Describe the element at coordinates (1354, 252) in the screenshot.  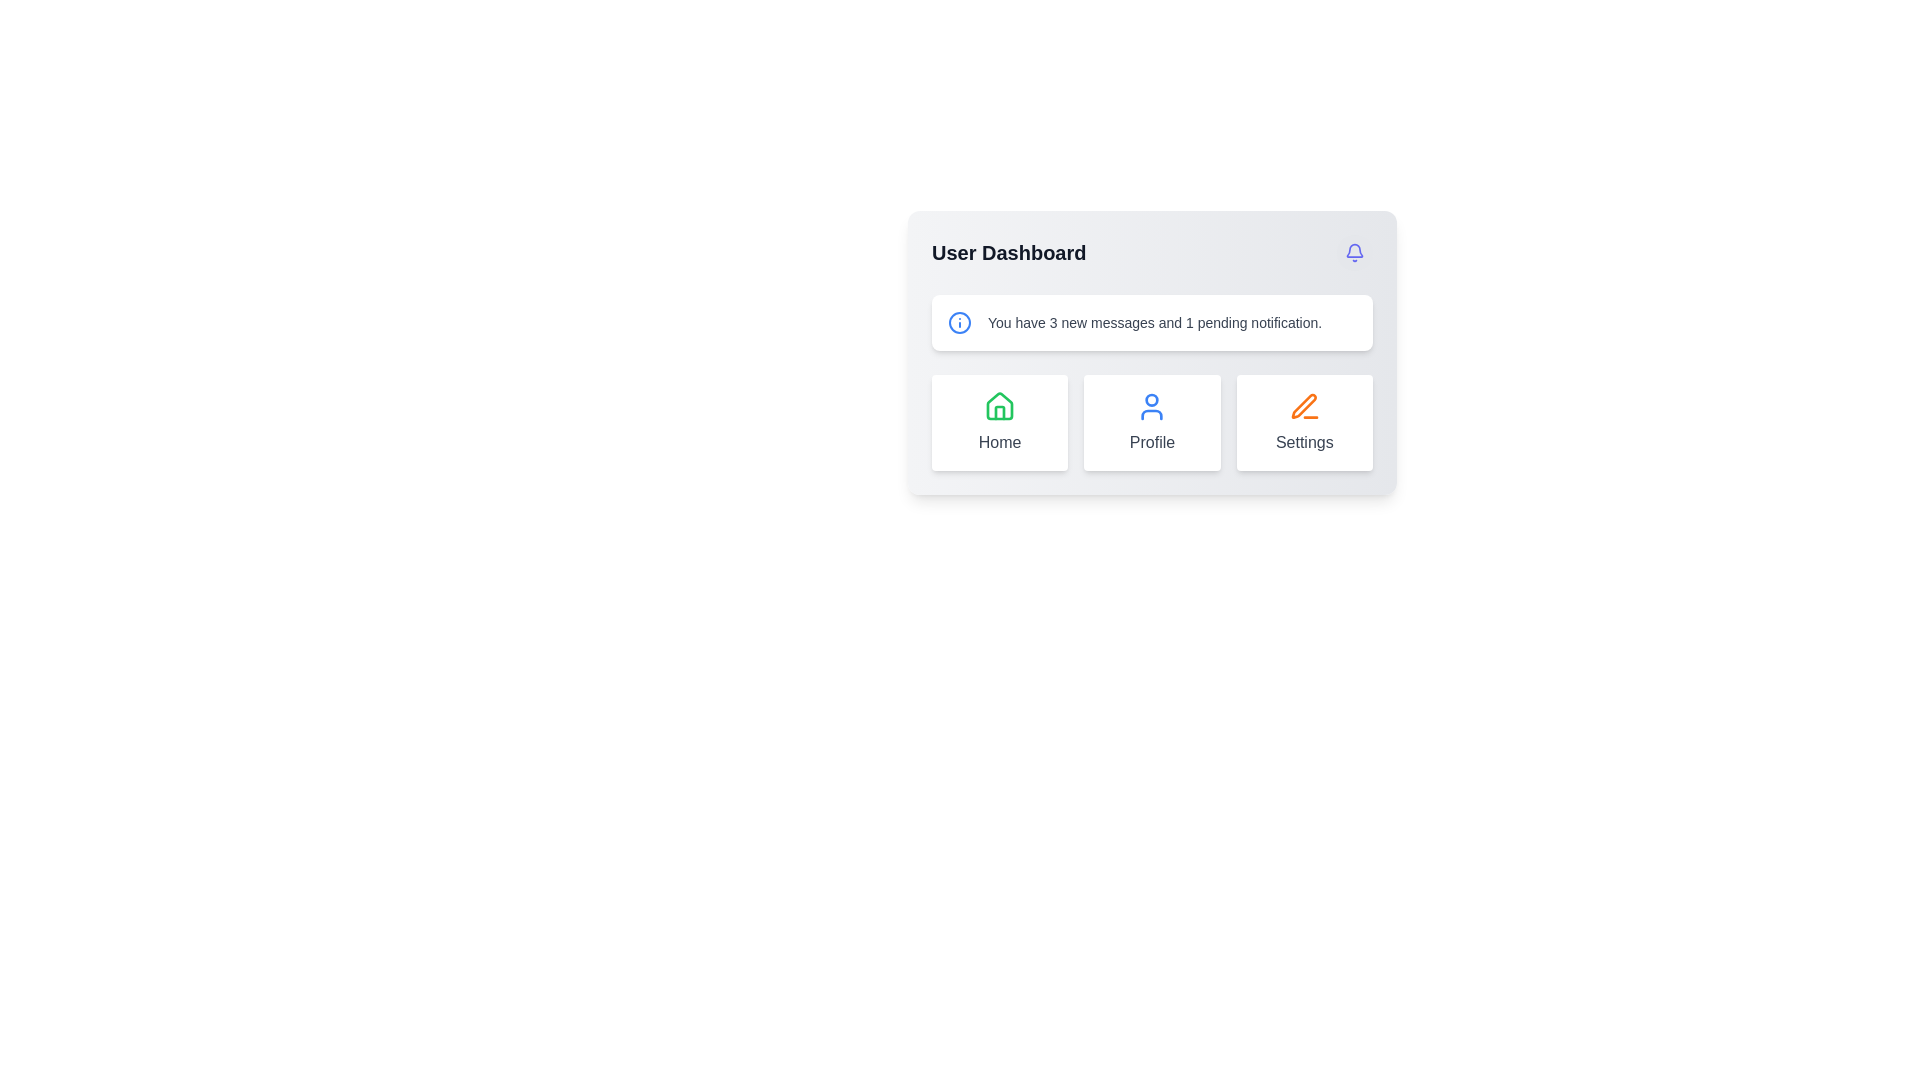
I see `the notification button represented by a bell icon in the top-right corner of the header area titled 'User Dashboard'` at that location.